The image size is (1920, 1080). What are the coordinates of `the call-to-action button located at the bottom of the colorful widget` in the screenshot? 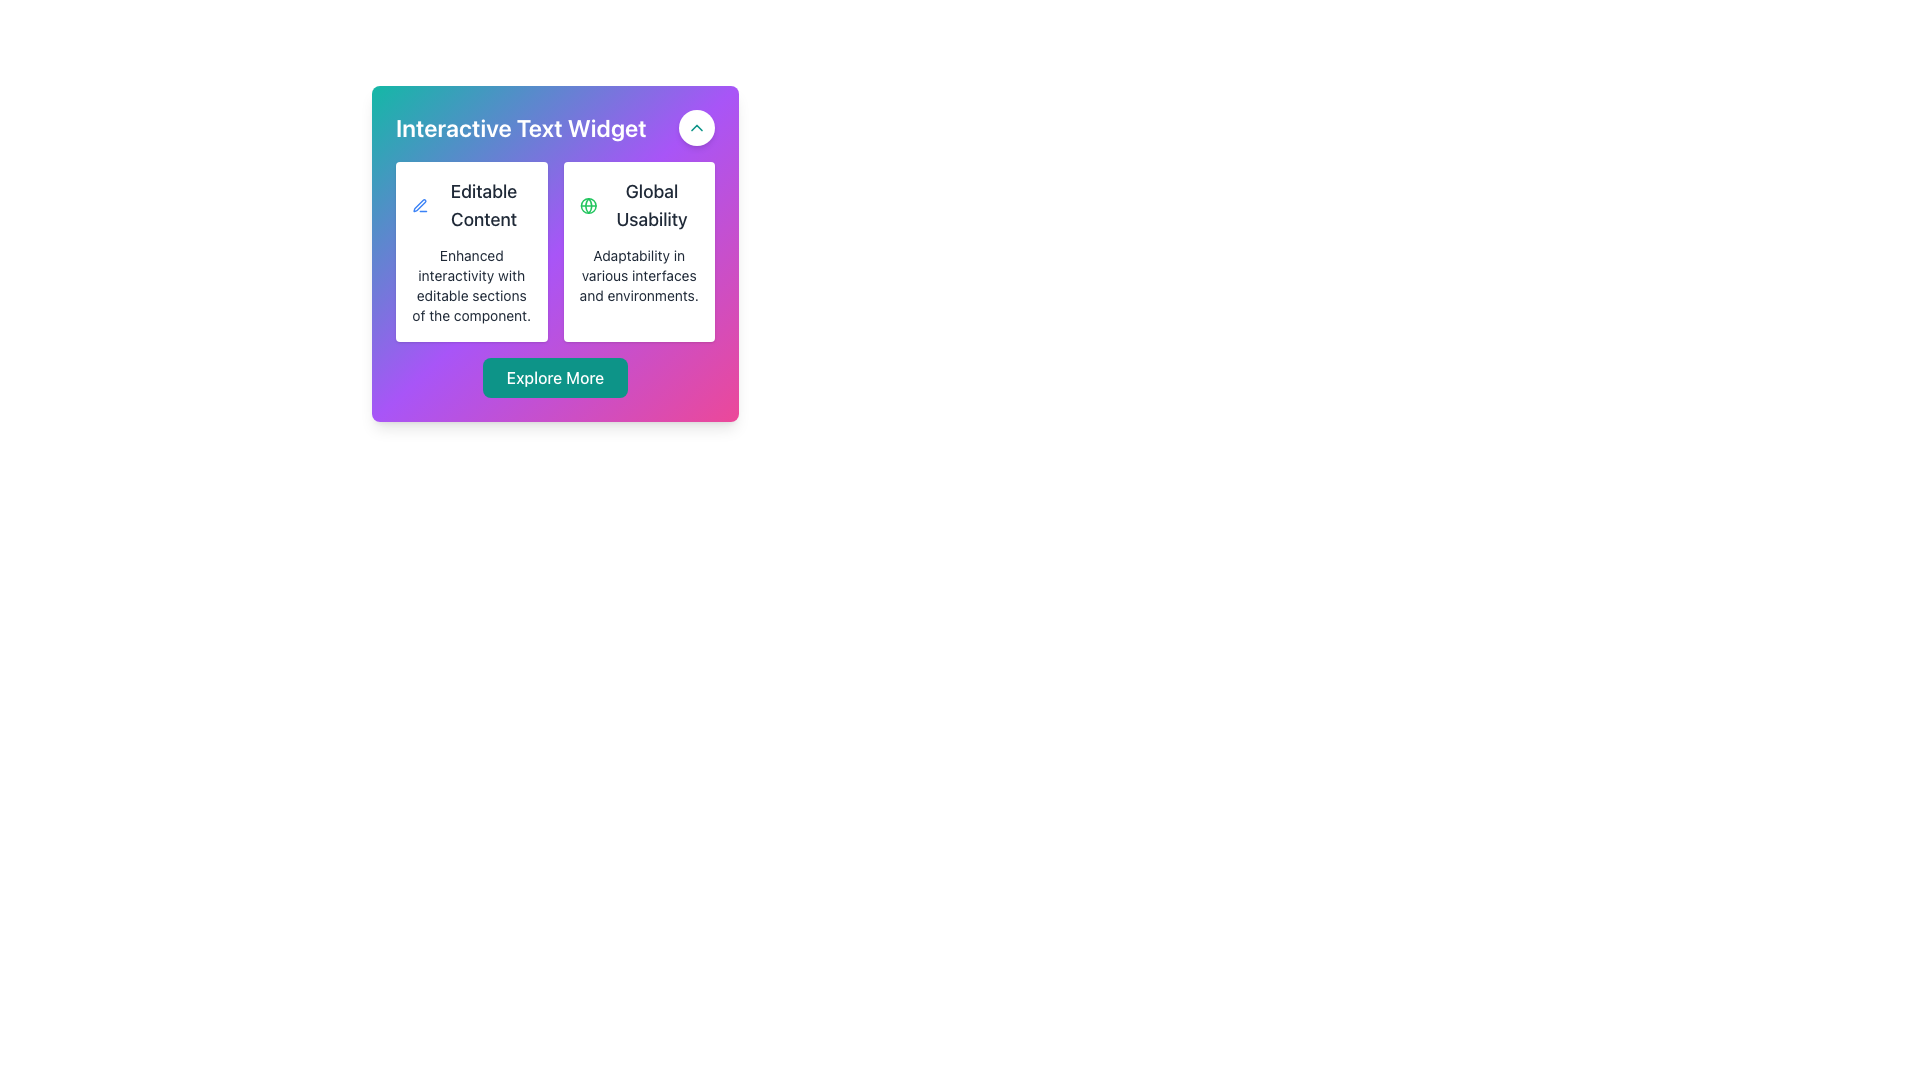 It's located at (555, 378).